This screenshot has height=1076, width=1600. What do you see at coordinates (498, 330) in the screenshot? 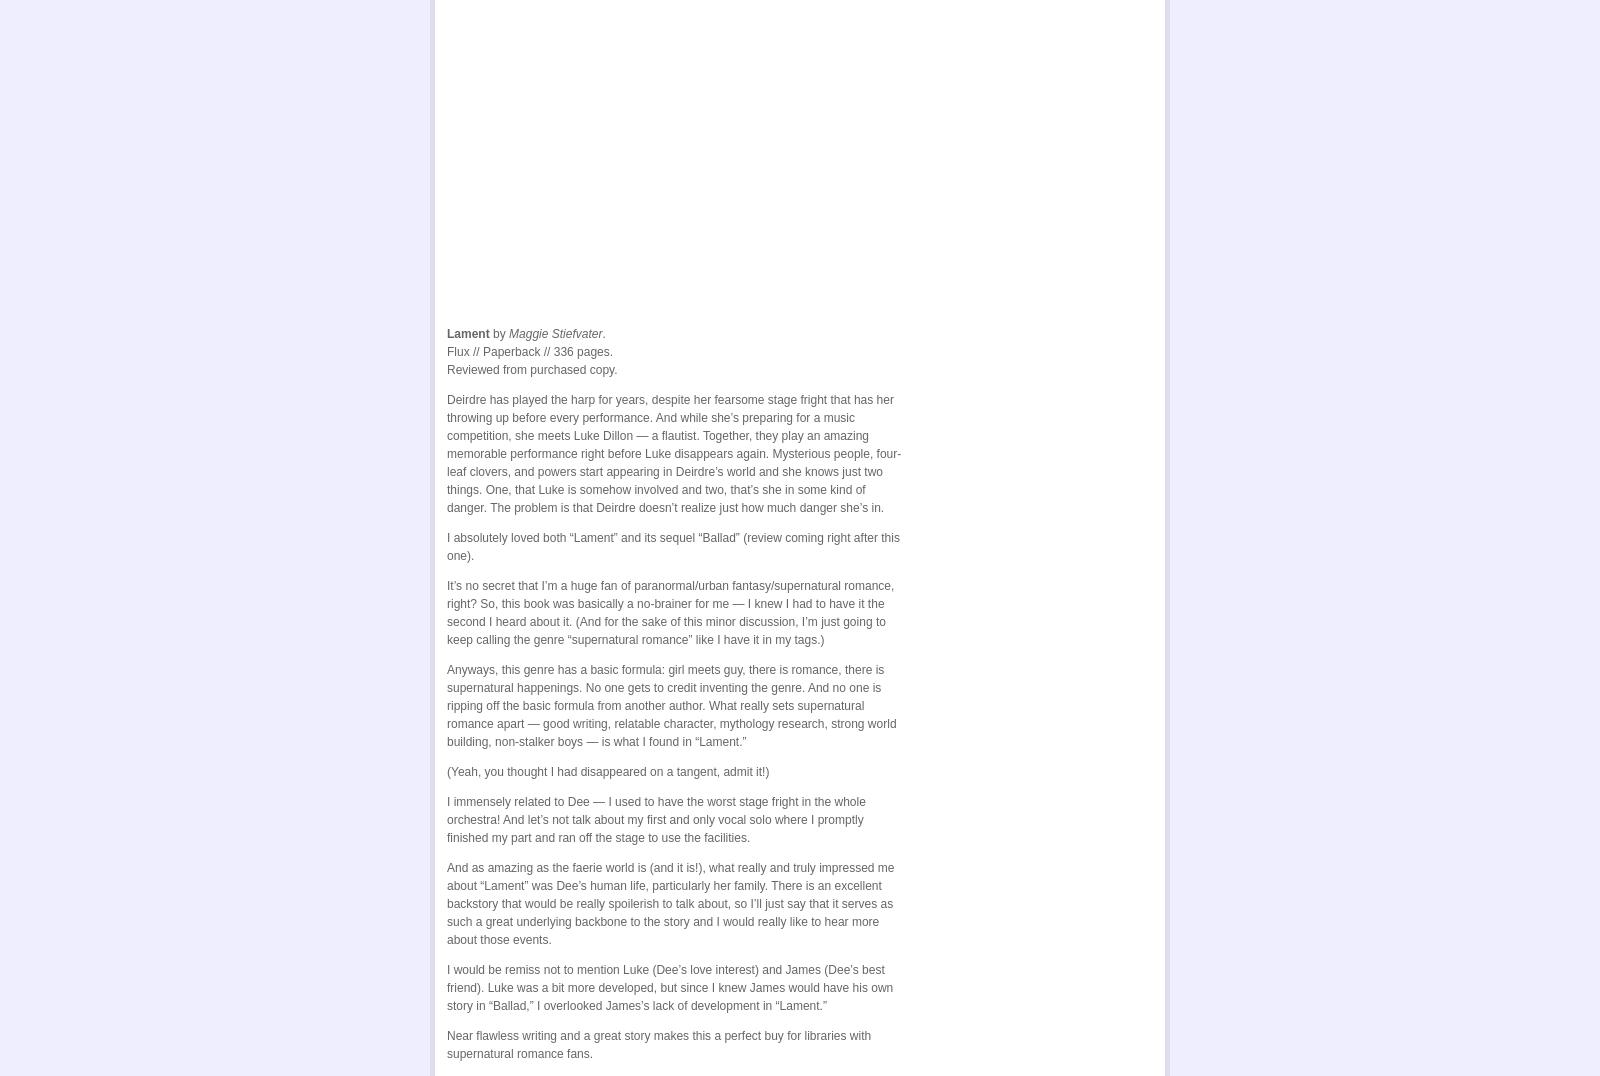
I see `'by'` at bounding box center [498, 330].